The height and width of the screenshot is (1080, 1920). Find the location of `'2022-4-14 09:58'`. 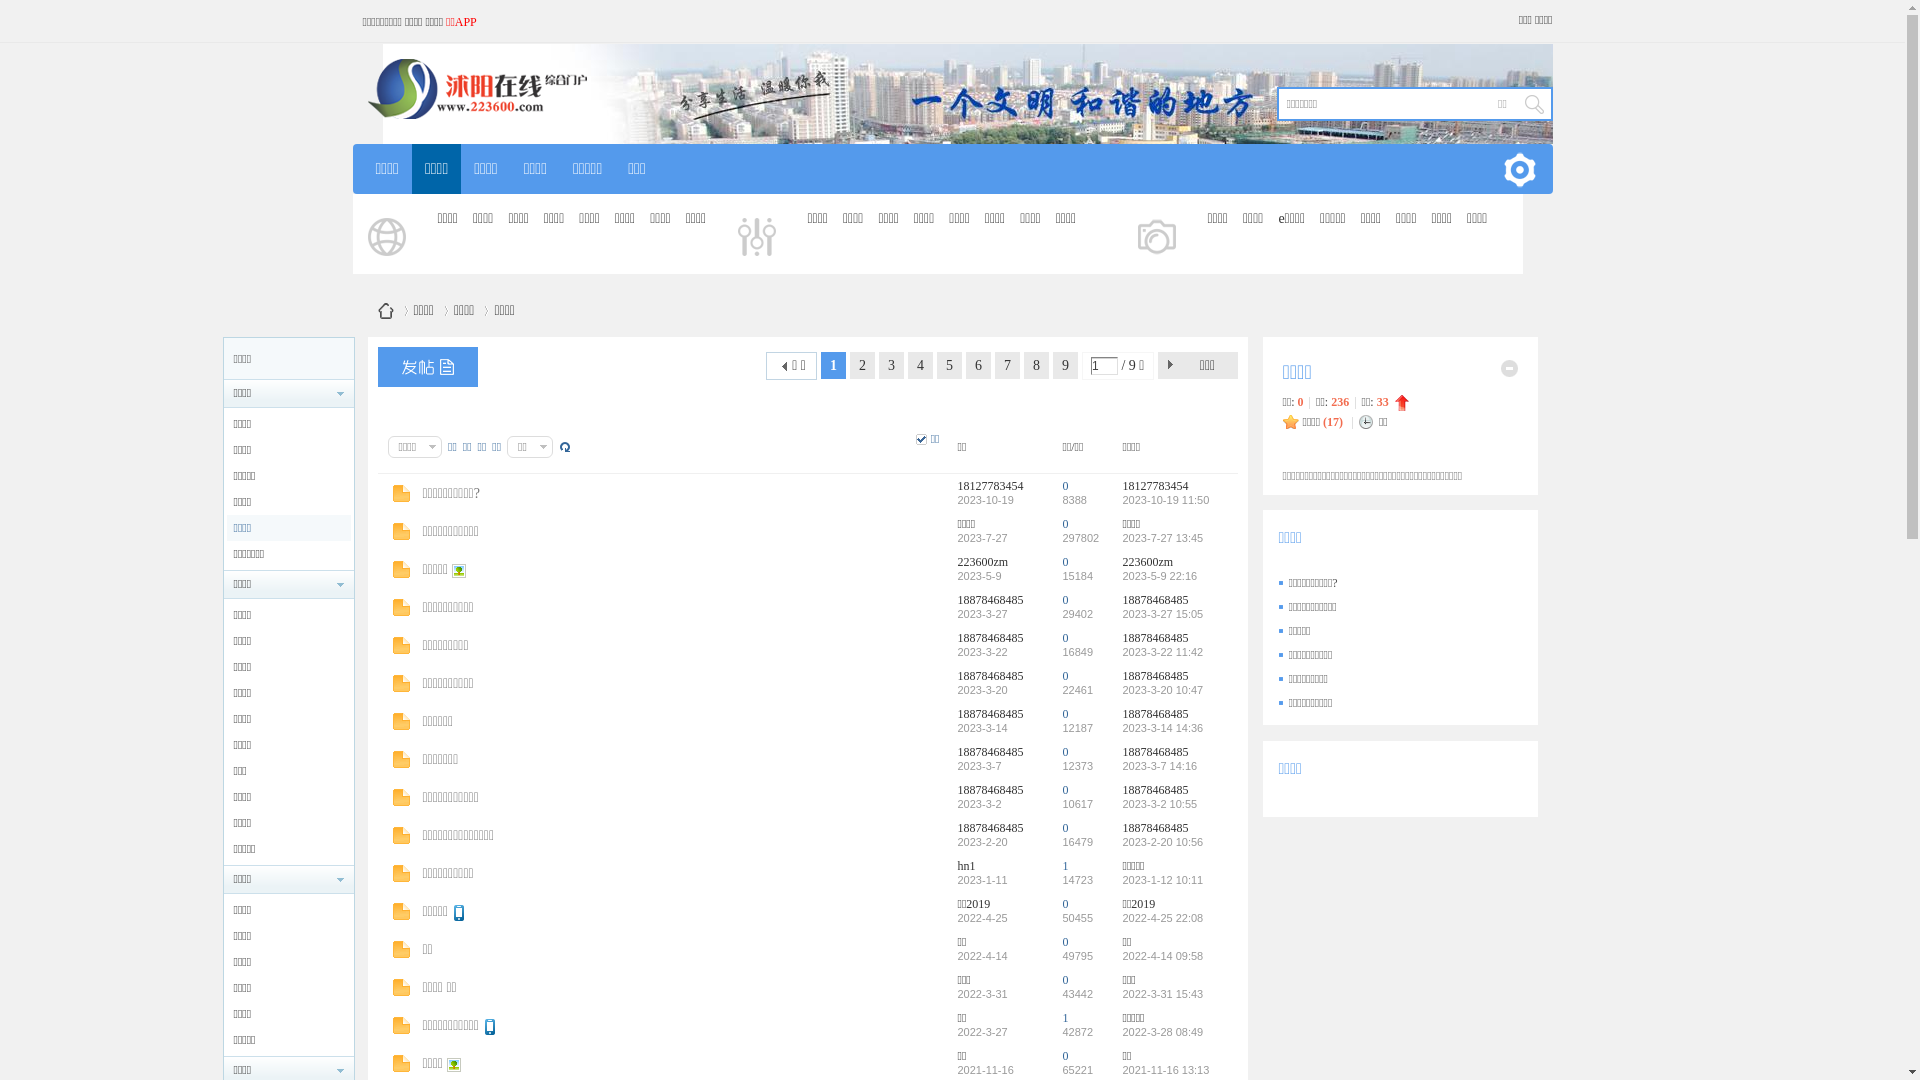

'2022-4-14 09:58' is located at coordinates (1162, 955).